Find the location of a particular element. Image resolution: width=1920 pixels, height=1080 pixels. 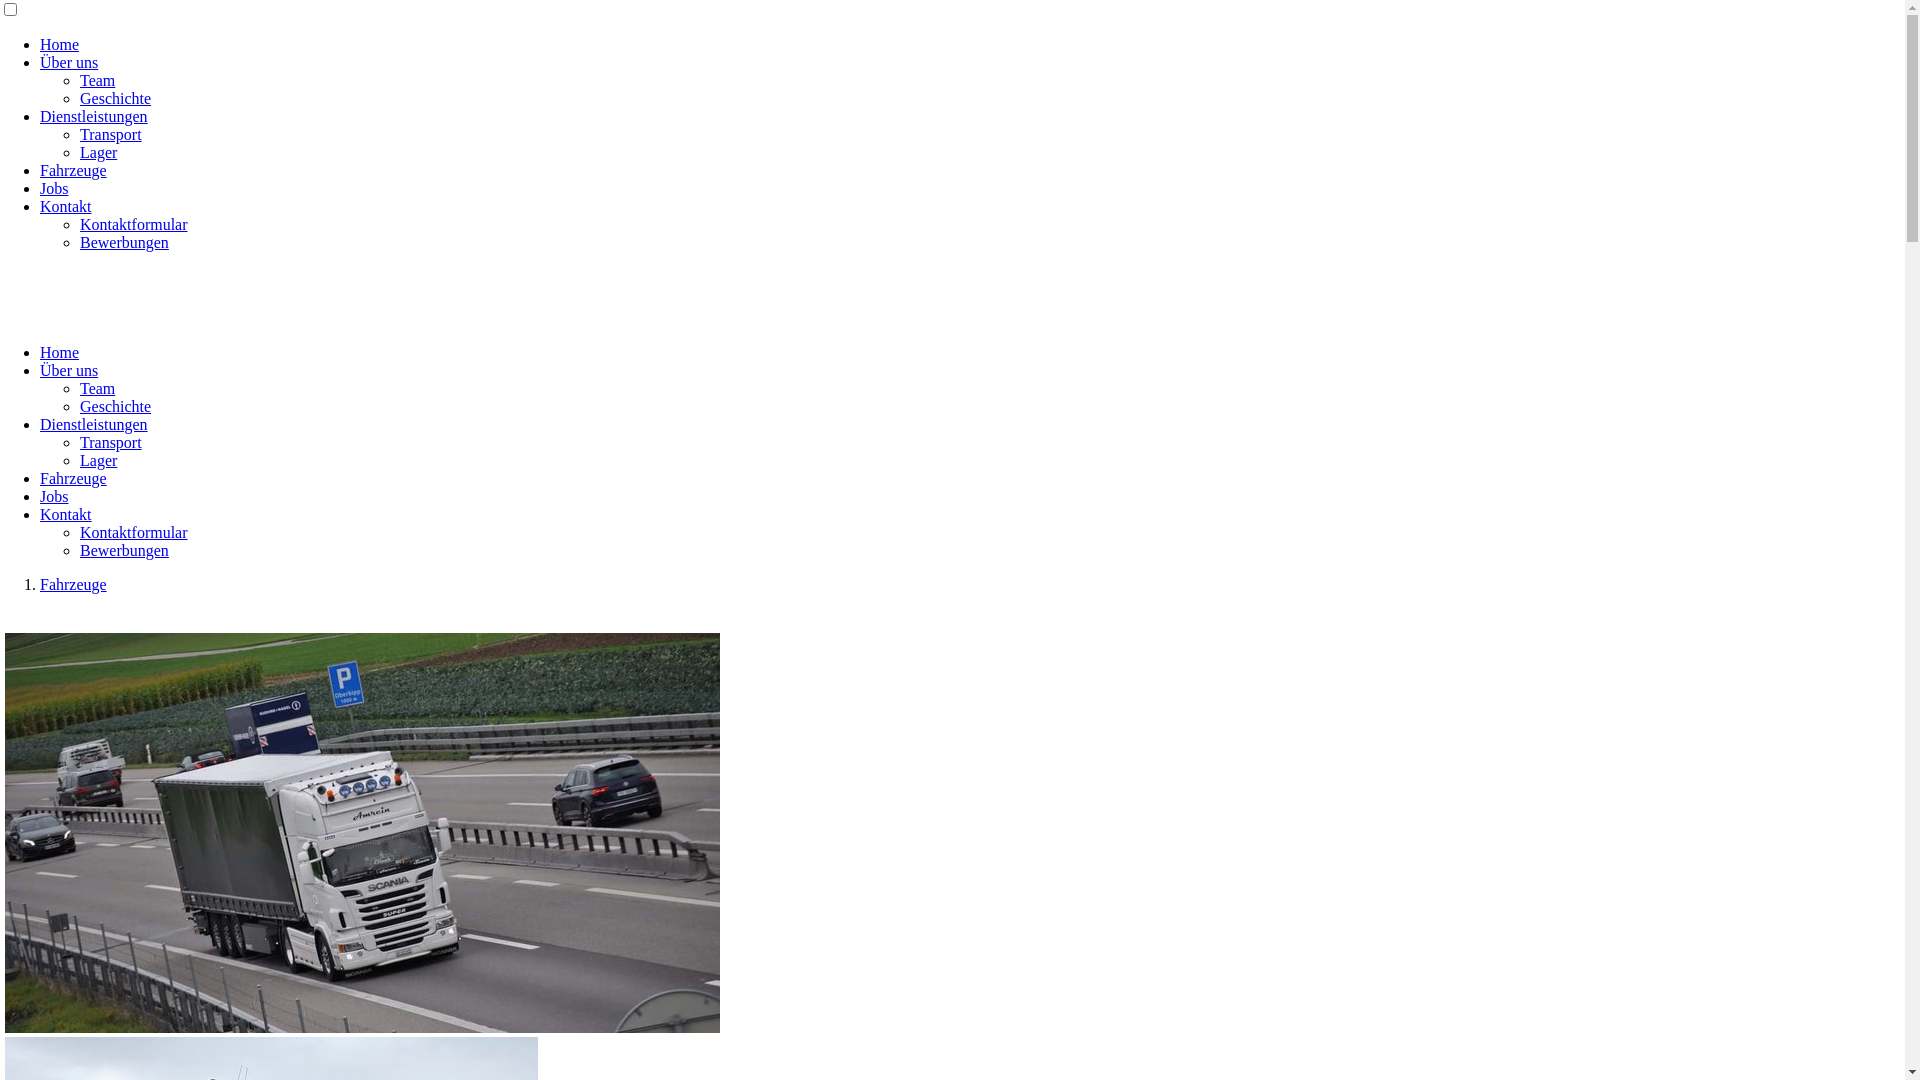

'Fahrzeuge' is located at coordinates (73, 584).